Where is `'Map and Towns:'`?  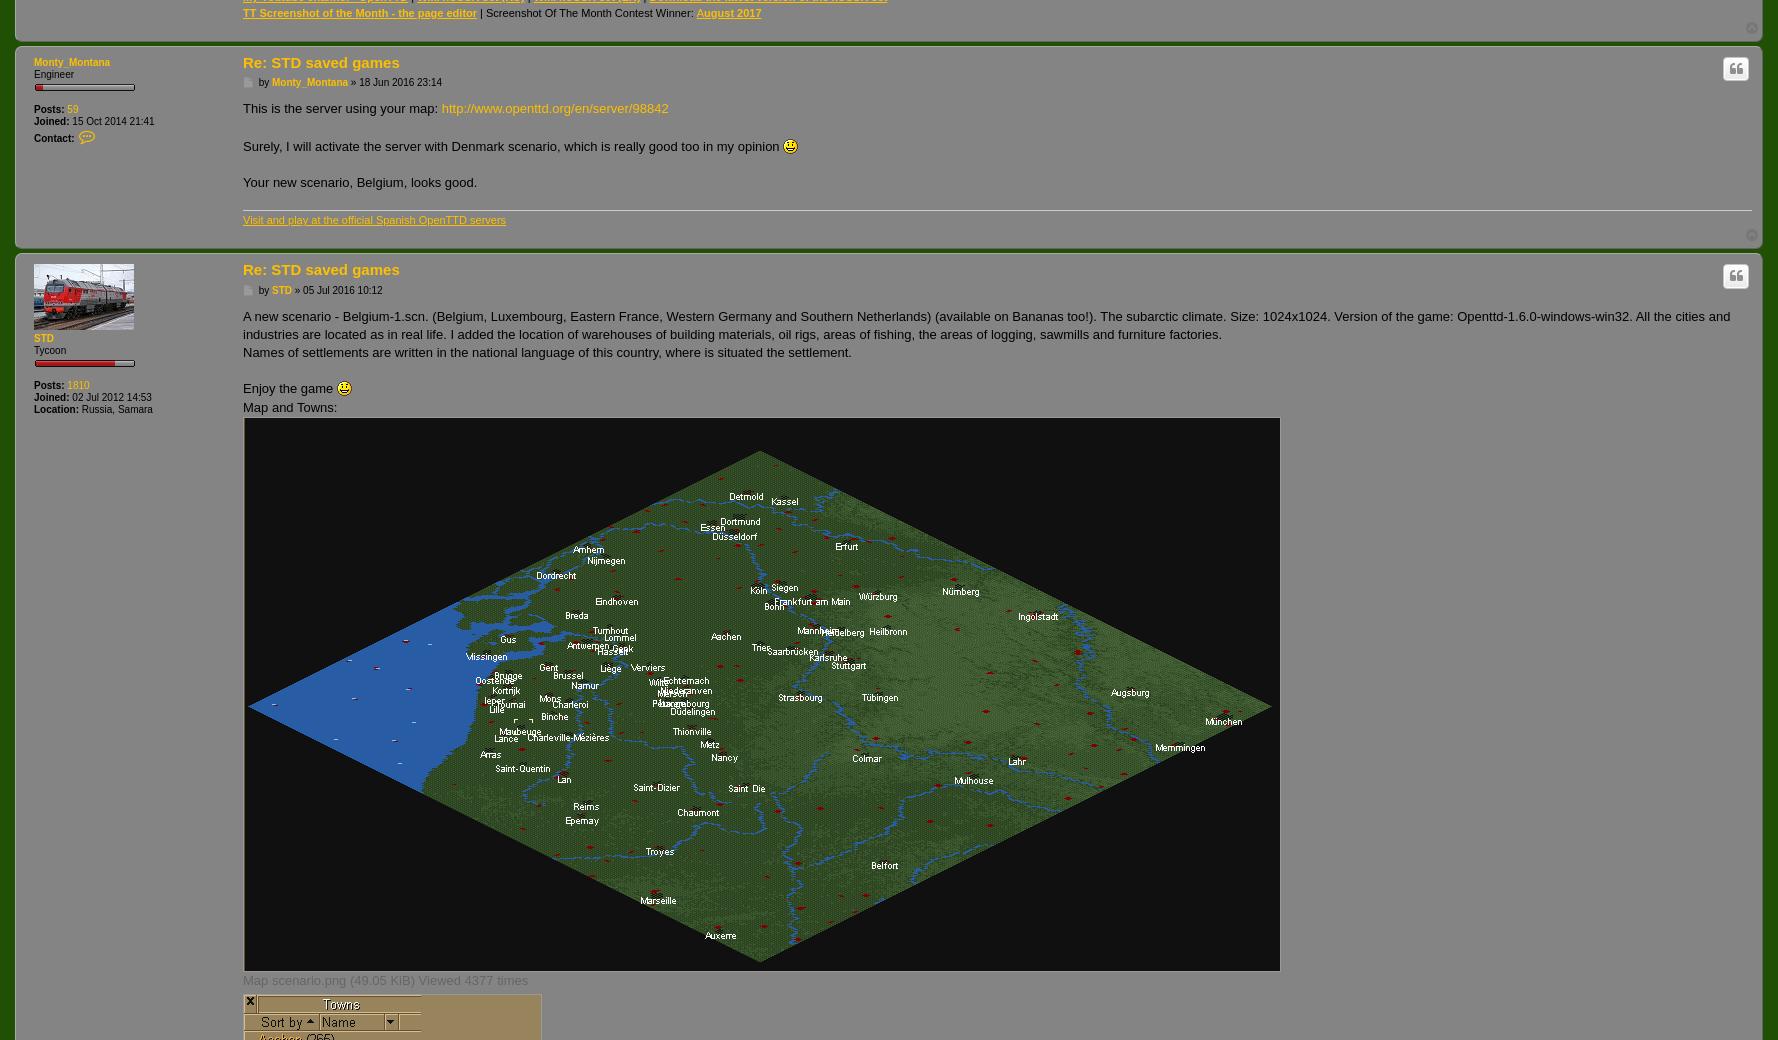
'Map and Towns:' is located at coordinates (289, 406).